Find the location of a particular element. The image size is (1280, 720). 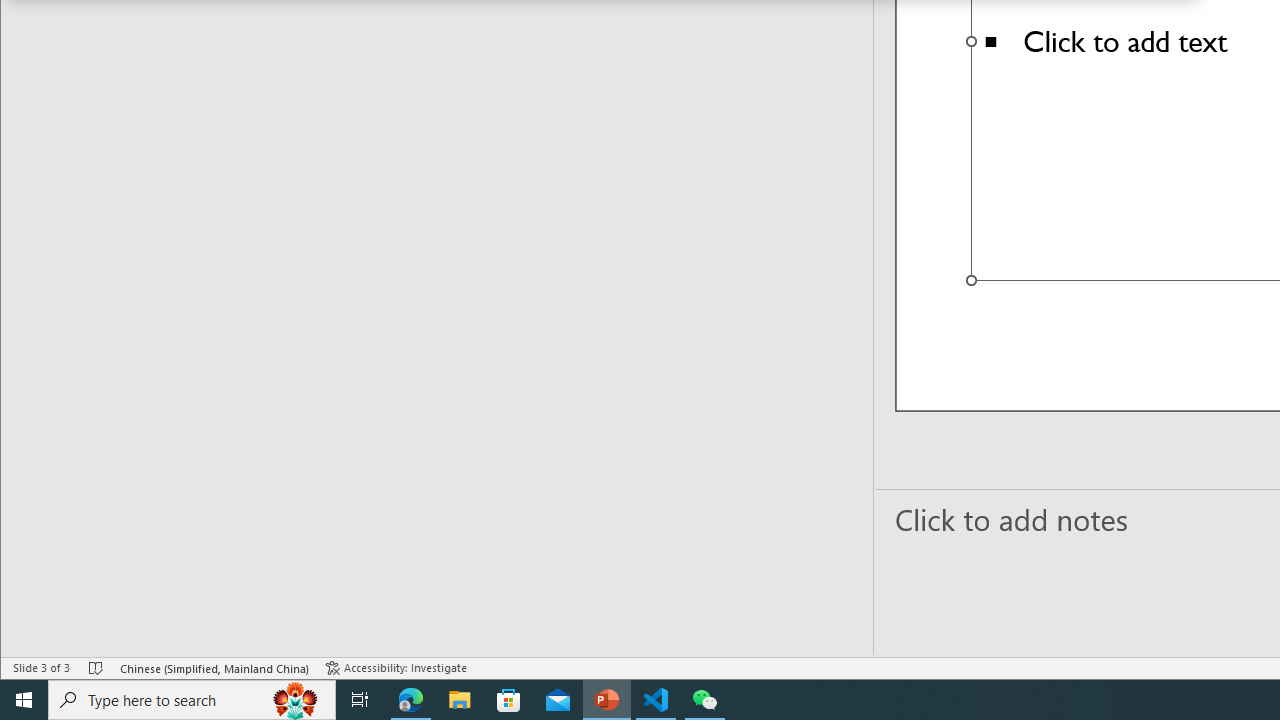

'Search highlights icon opens search home window' is located at coordinates (294, 698).